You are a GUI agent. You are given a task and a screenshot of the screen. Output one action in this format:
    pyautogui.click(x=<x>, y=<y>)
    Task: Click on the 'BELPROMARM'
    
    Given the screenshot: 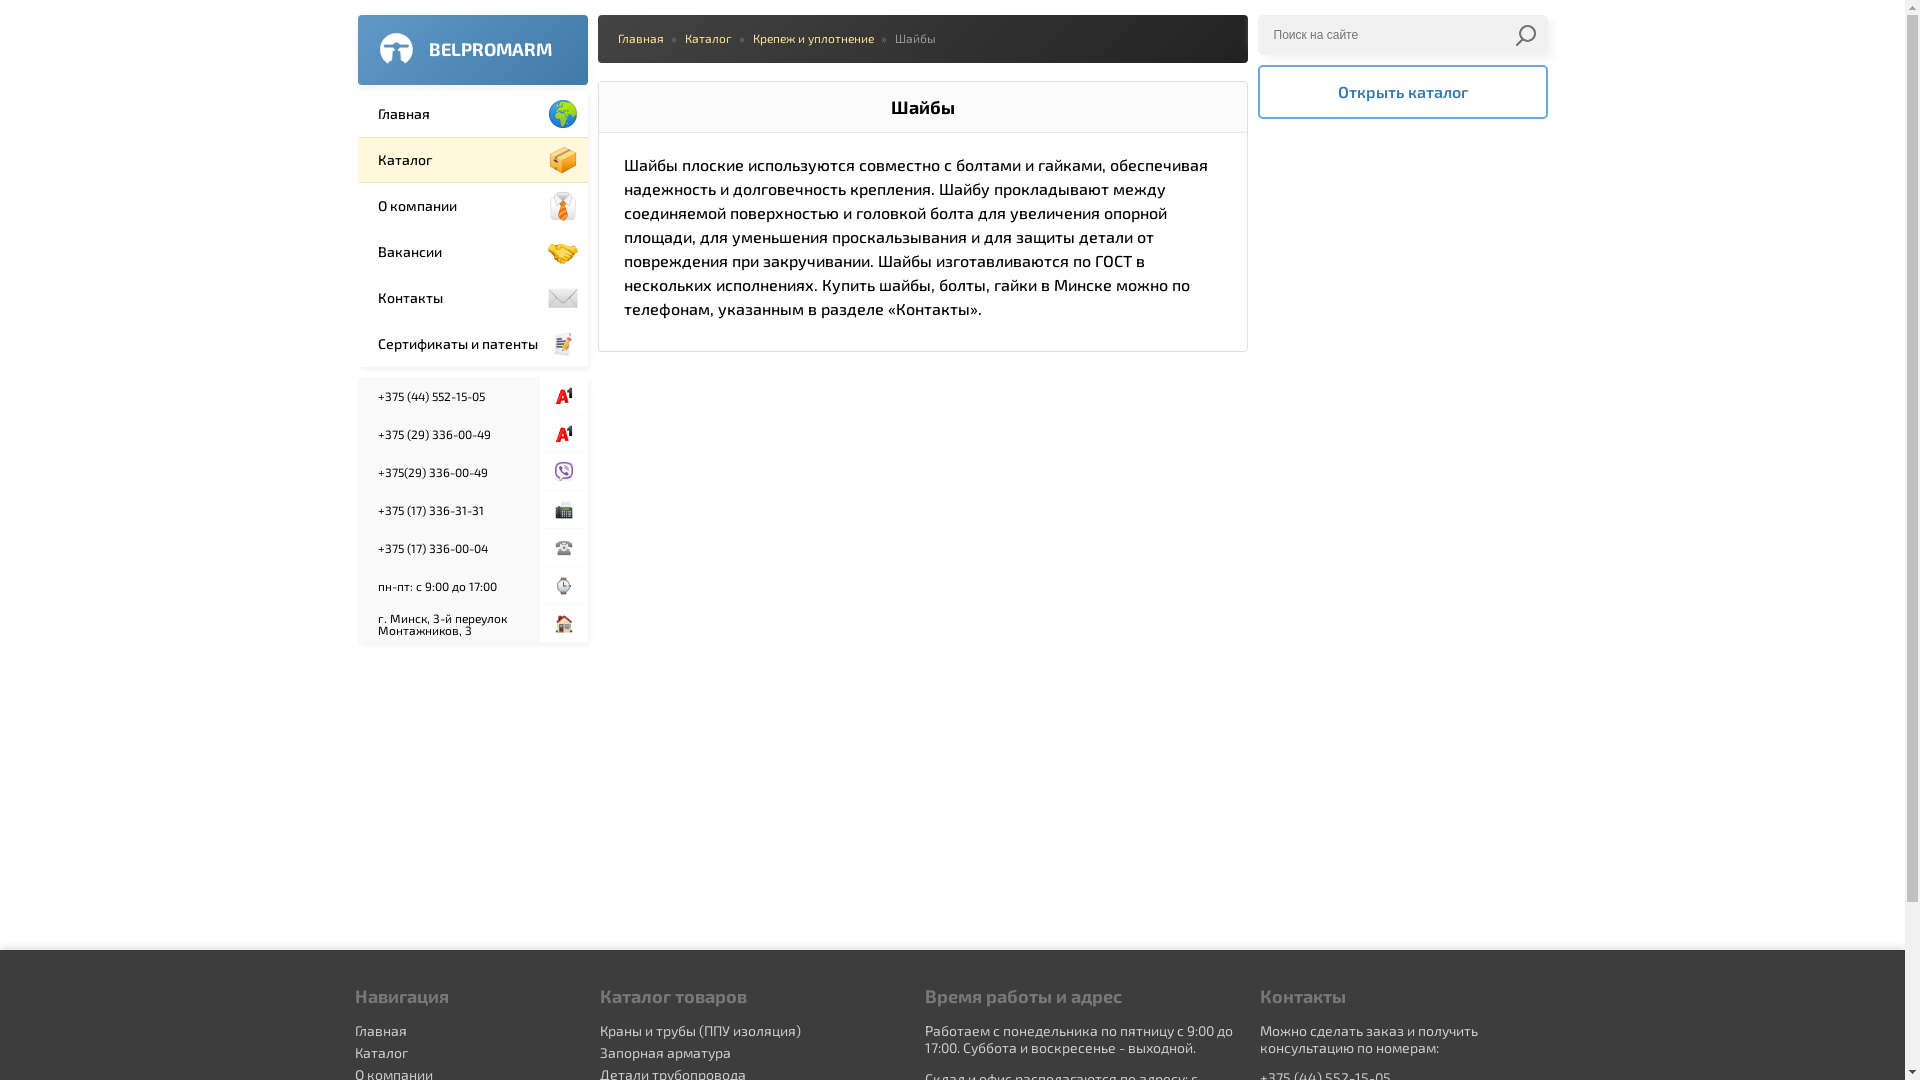 What is the action you would take?
    pyautogui.click(x=472, y=49)
    